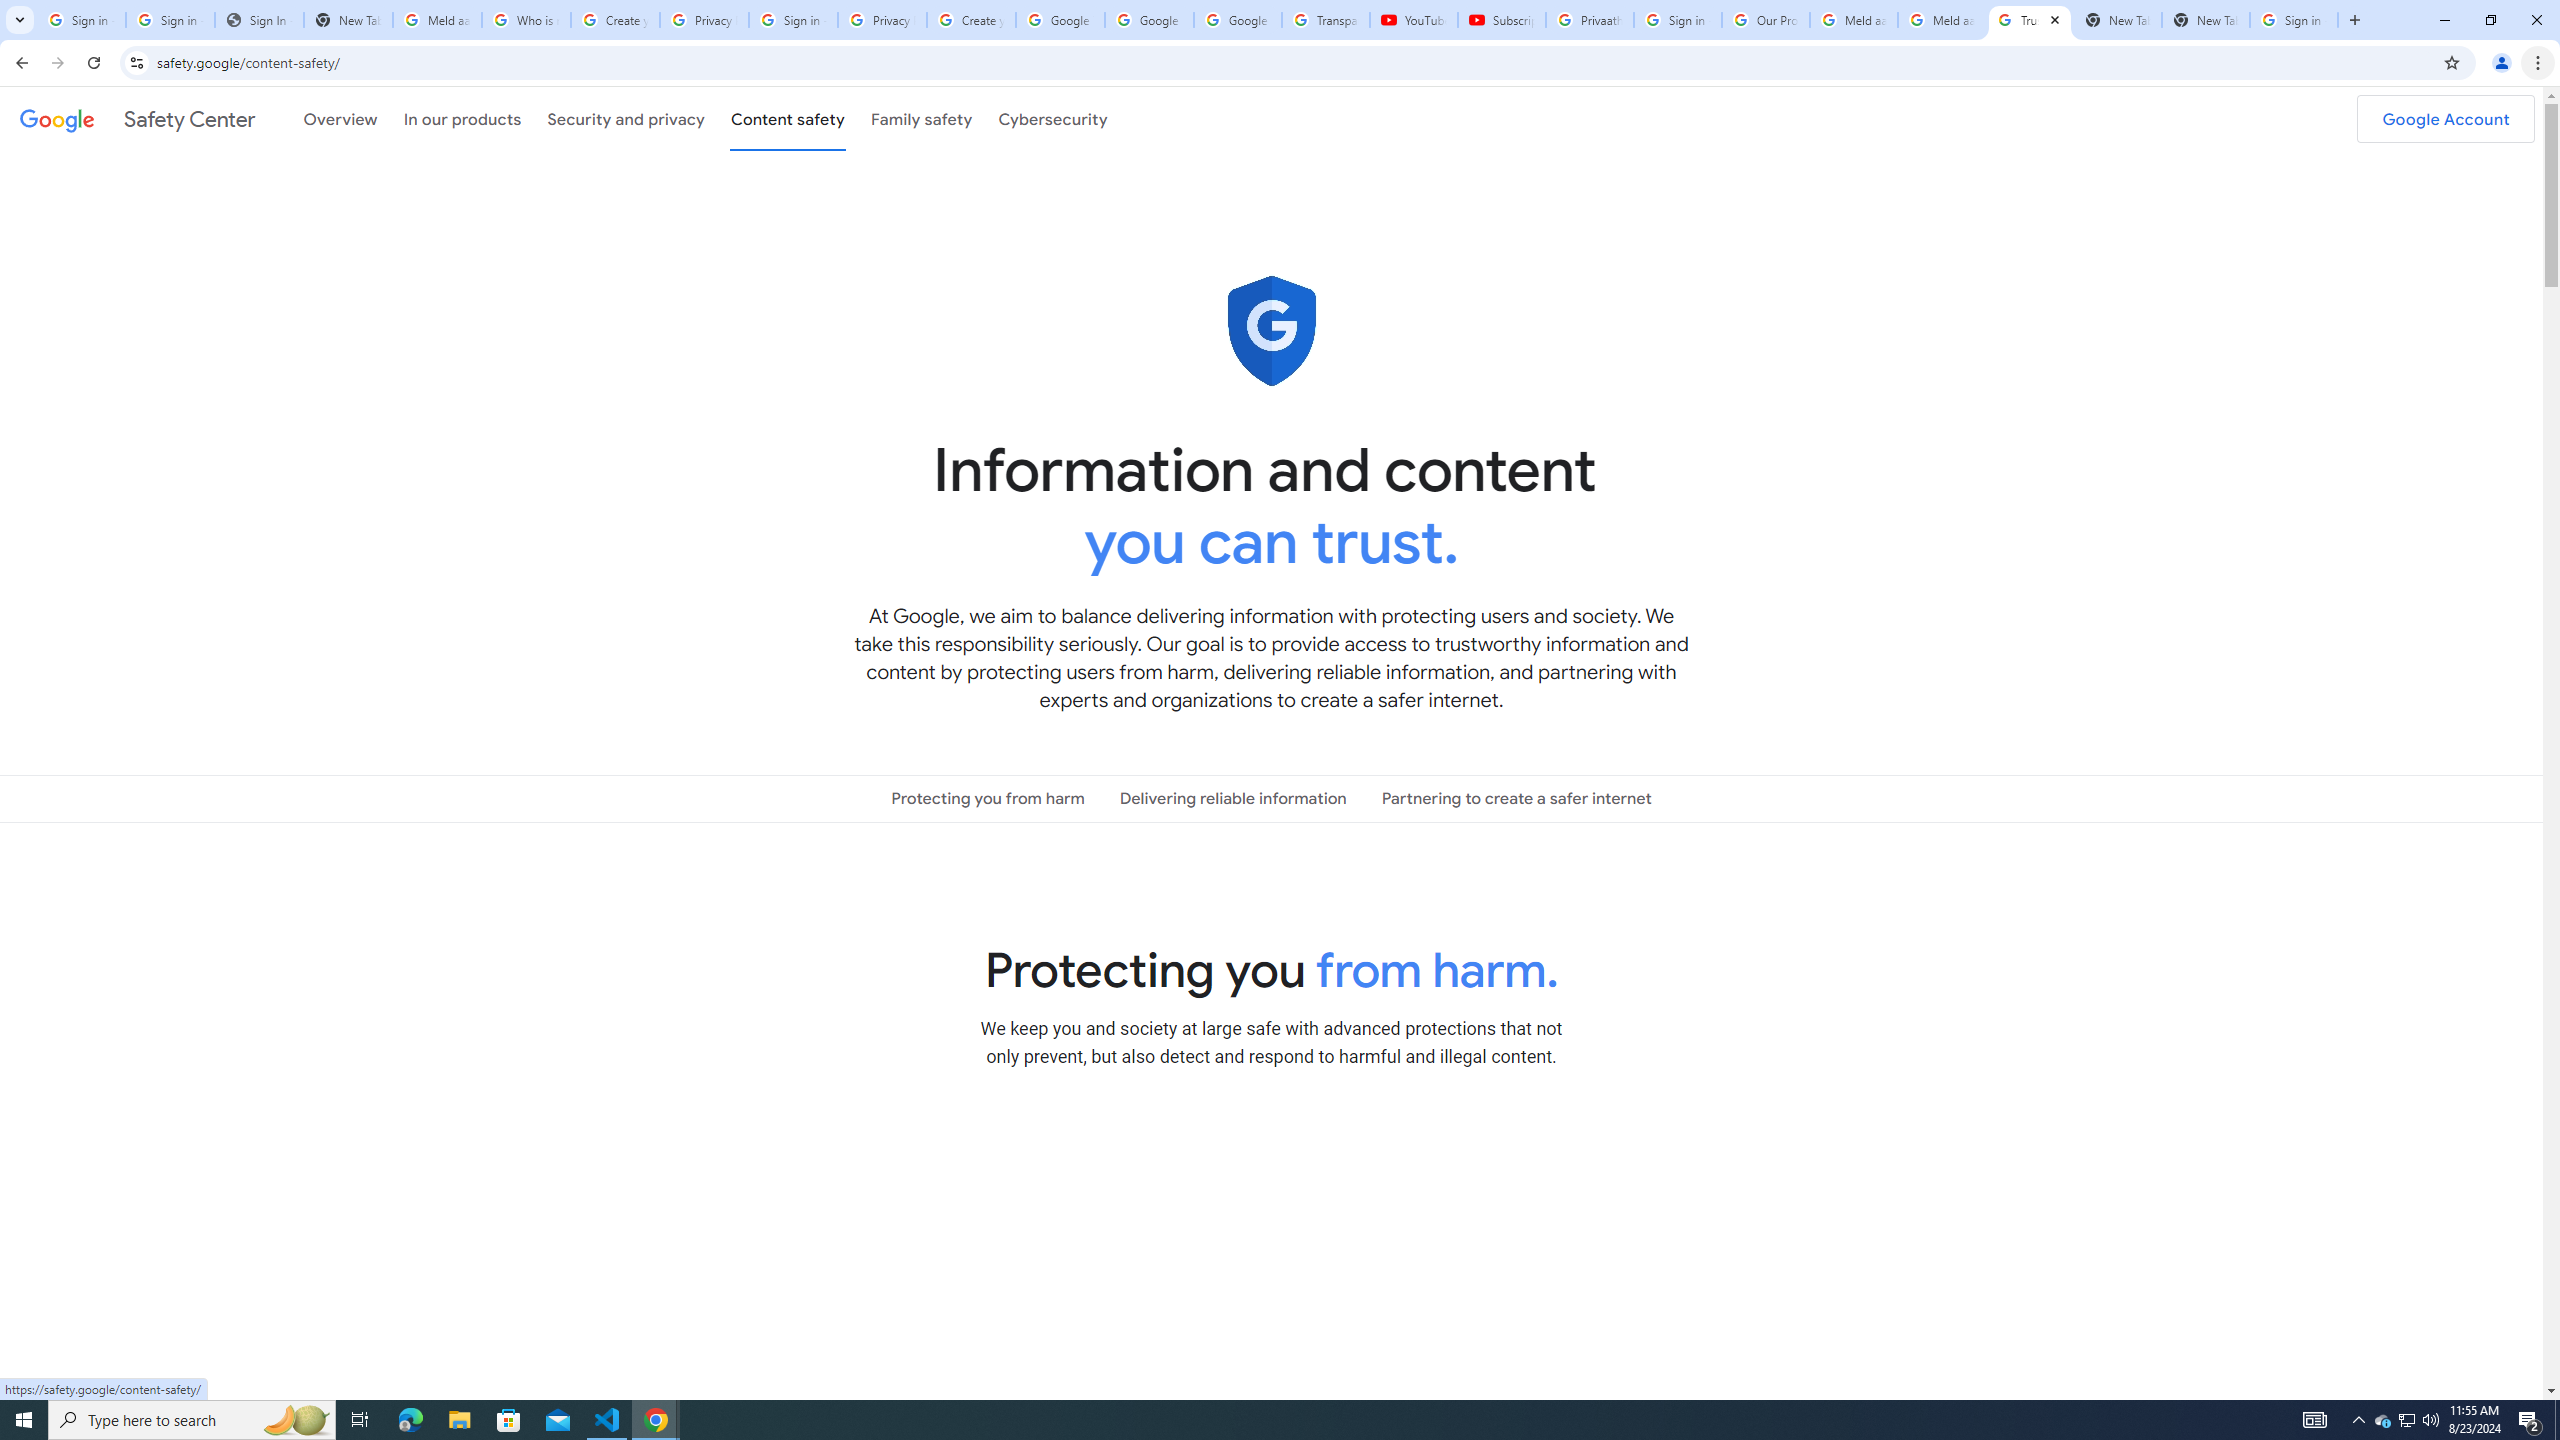 This screenshot has height=1440, width=2560. I want to click on 'YouTube', so click(1414, 19).